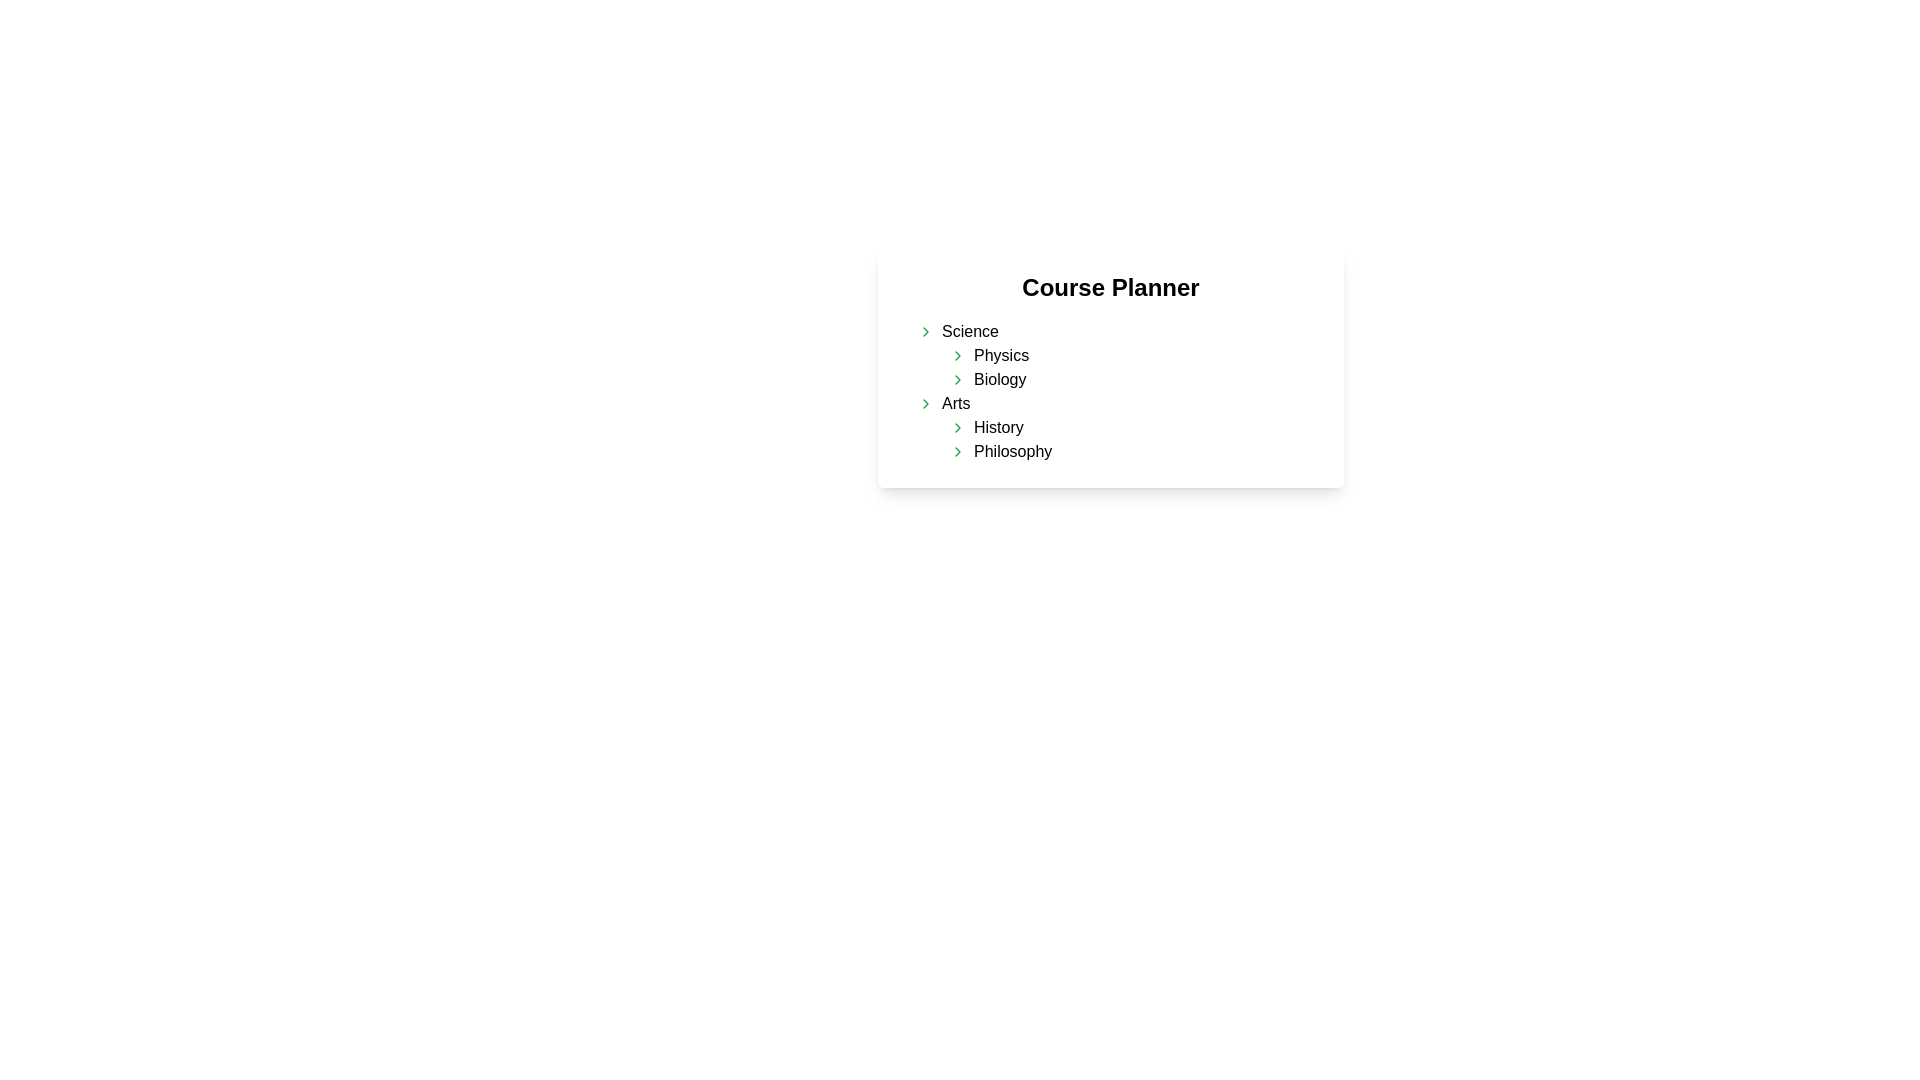  What do you see at coordinates (1134, 427) in the screenshot?
I see `the 'History' menu item located at the top of the 'Arts' category in the 'Course Planner' section` at bounding box center [1134, 427].